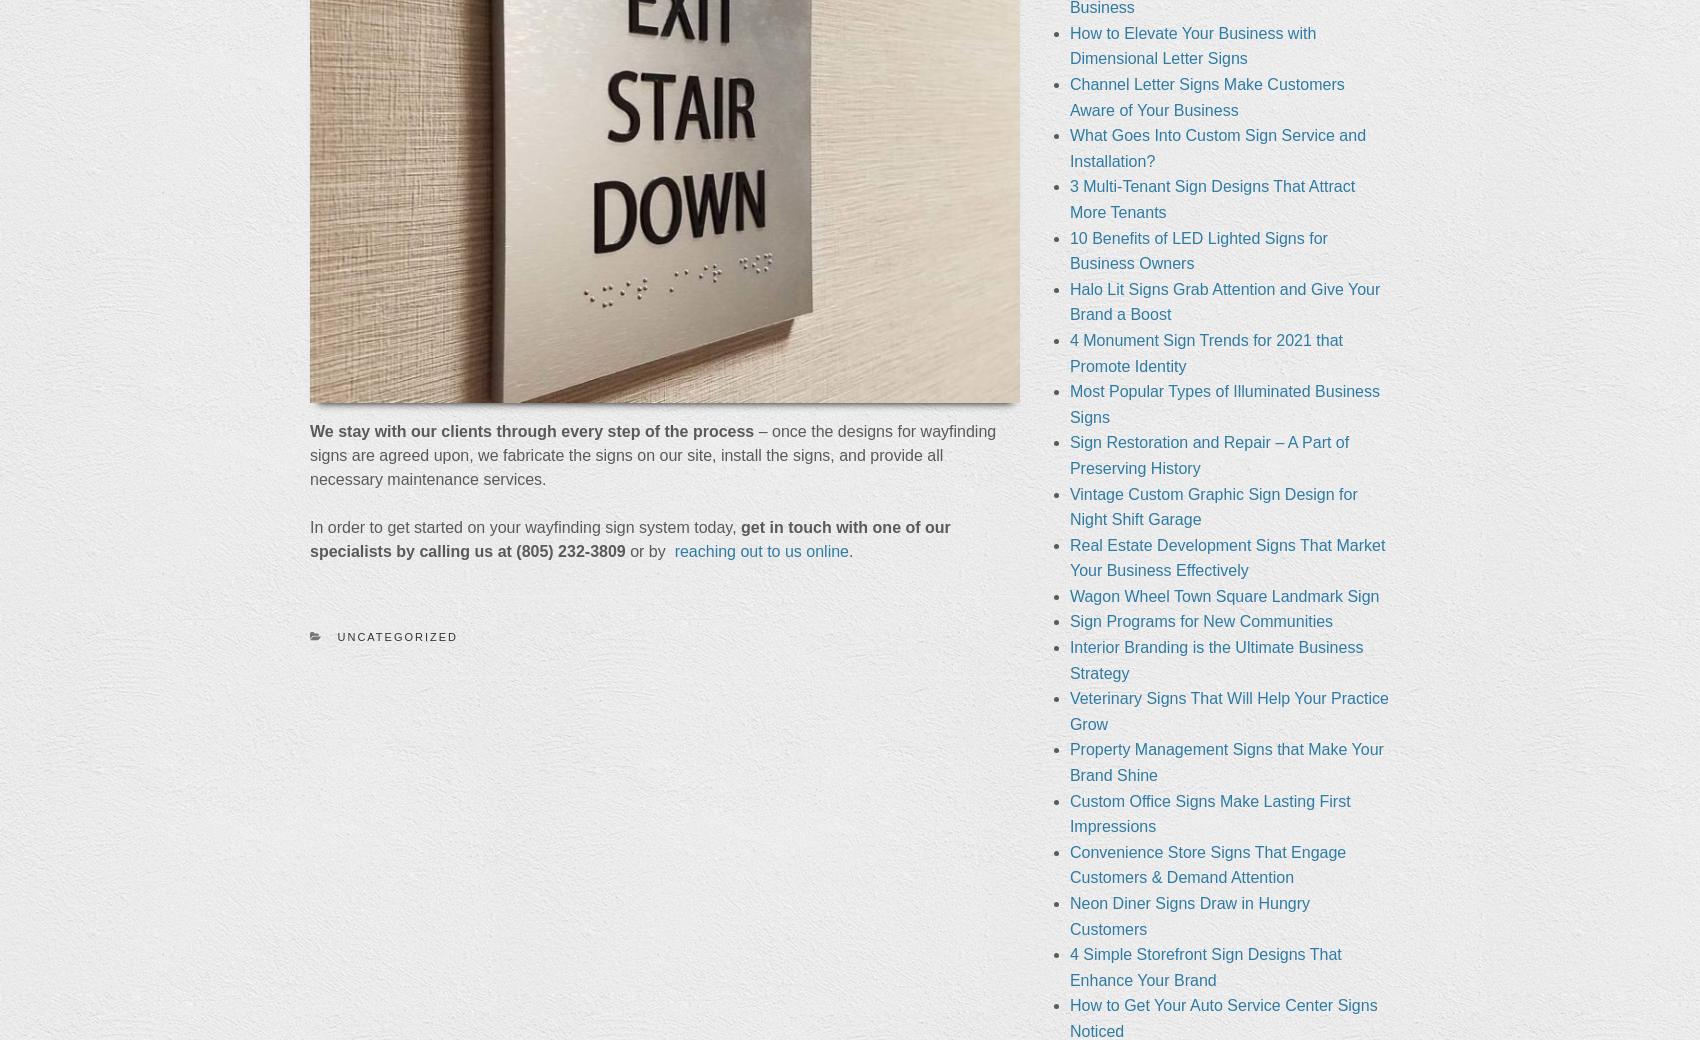 The width and height of the screenshot is (1700, 1040). What do you see at coordinates (1227, 711) in the screenshot?
I see `'Veterinary Signs That Will Help Your Practice Grow'` at bounding box center [1227, 711].